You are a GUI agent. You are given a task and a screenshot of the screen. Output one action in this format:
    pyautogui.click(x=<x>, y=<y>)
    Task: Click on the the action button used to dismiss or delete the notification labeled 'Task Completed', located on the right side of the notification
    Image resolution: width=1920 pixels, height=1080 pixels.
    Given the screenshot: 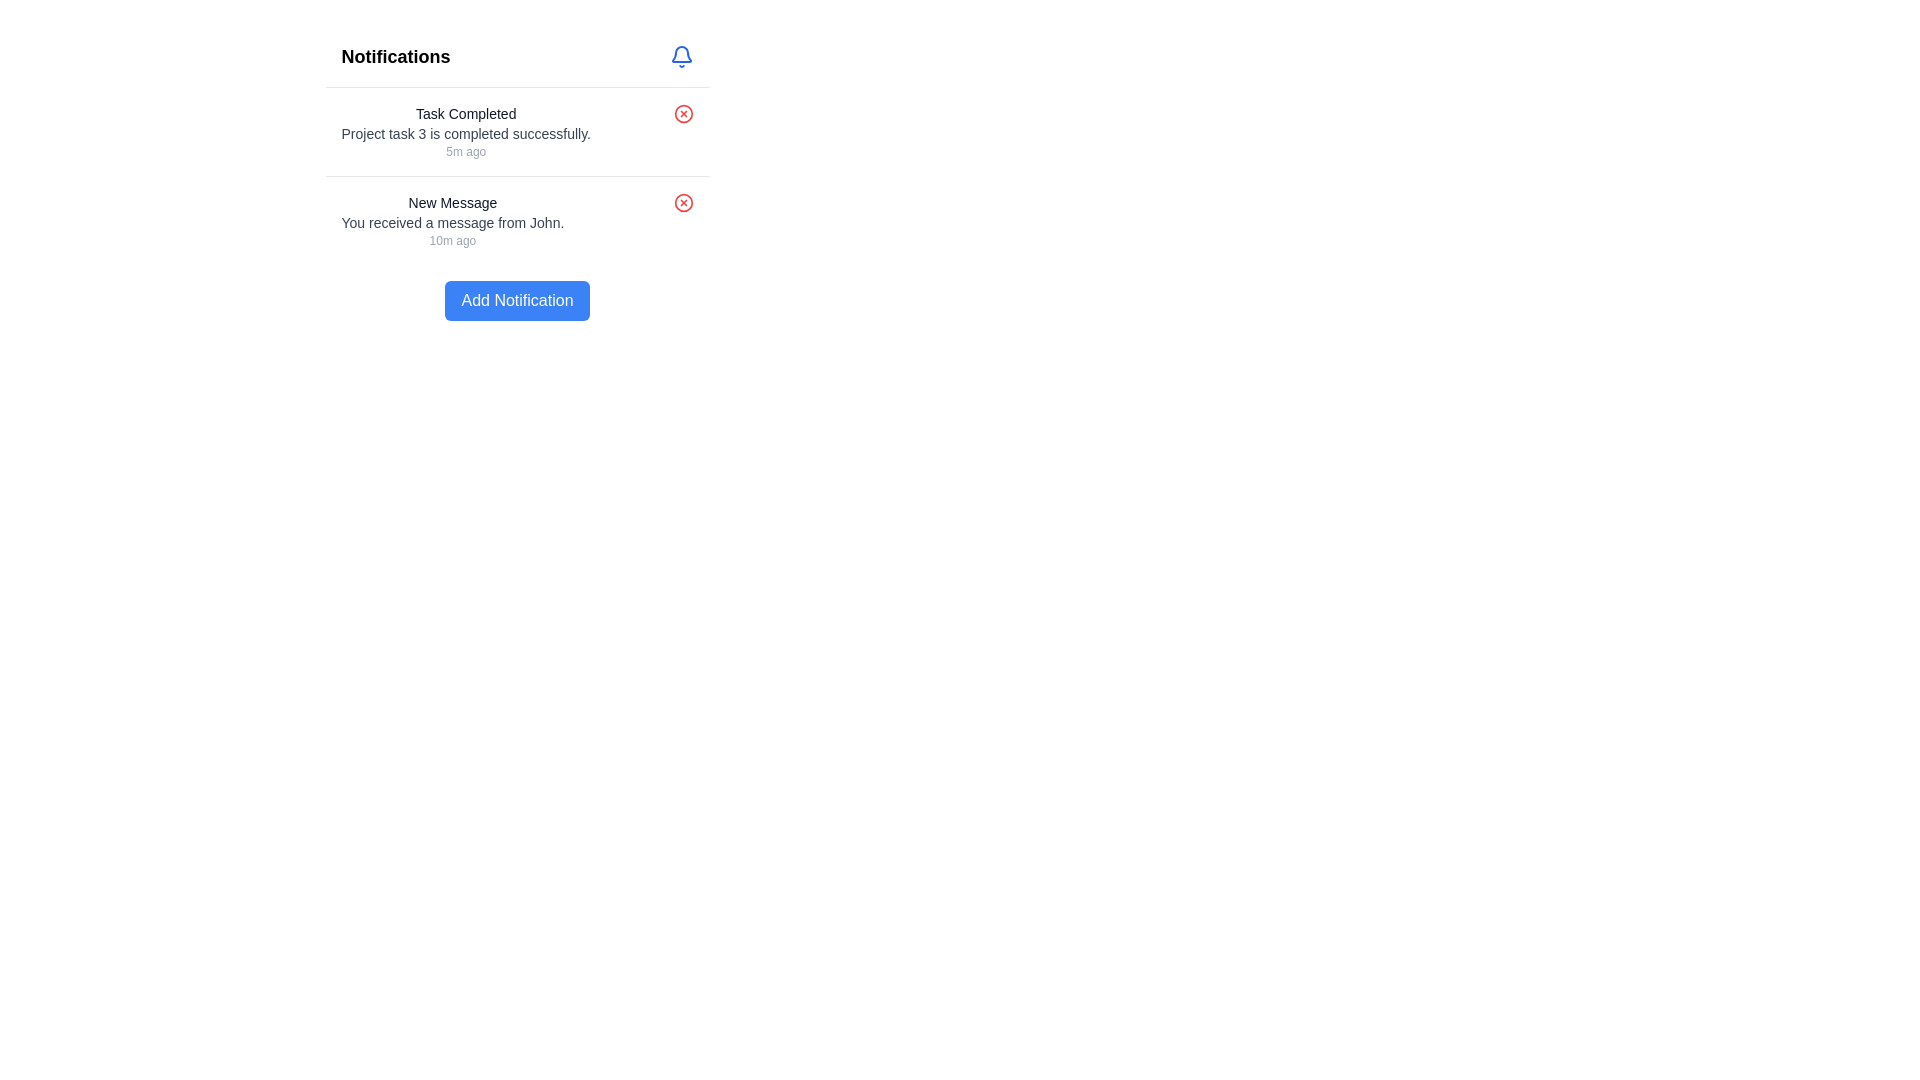 What is the action you would take?
    pyautogui.click(x=683, y=114)
    